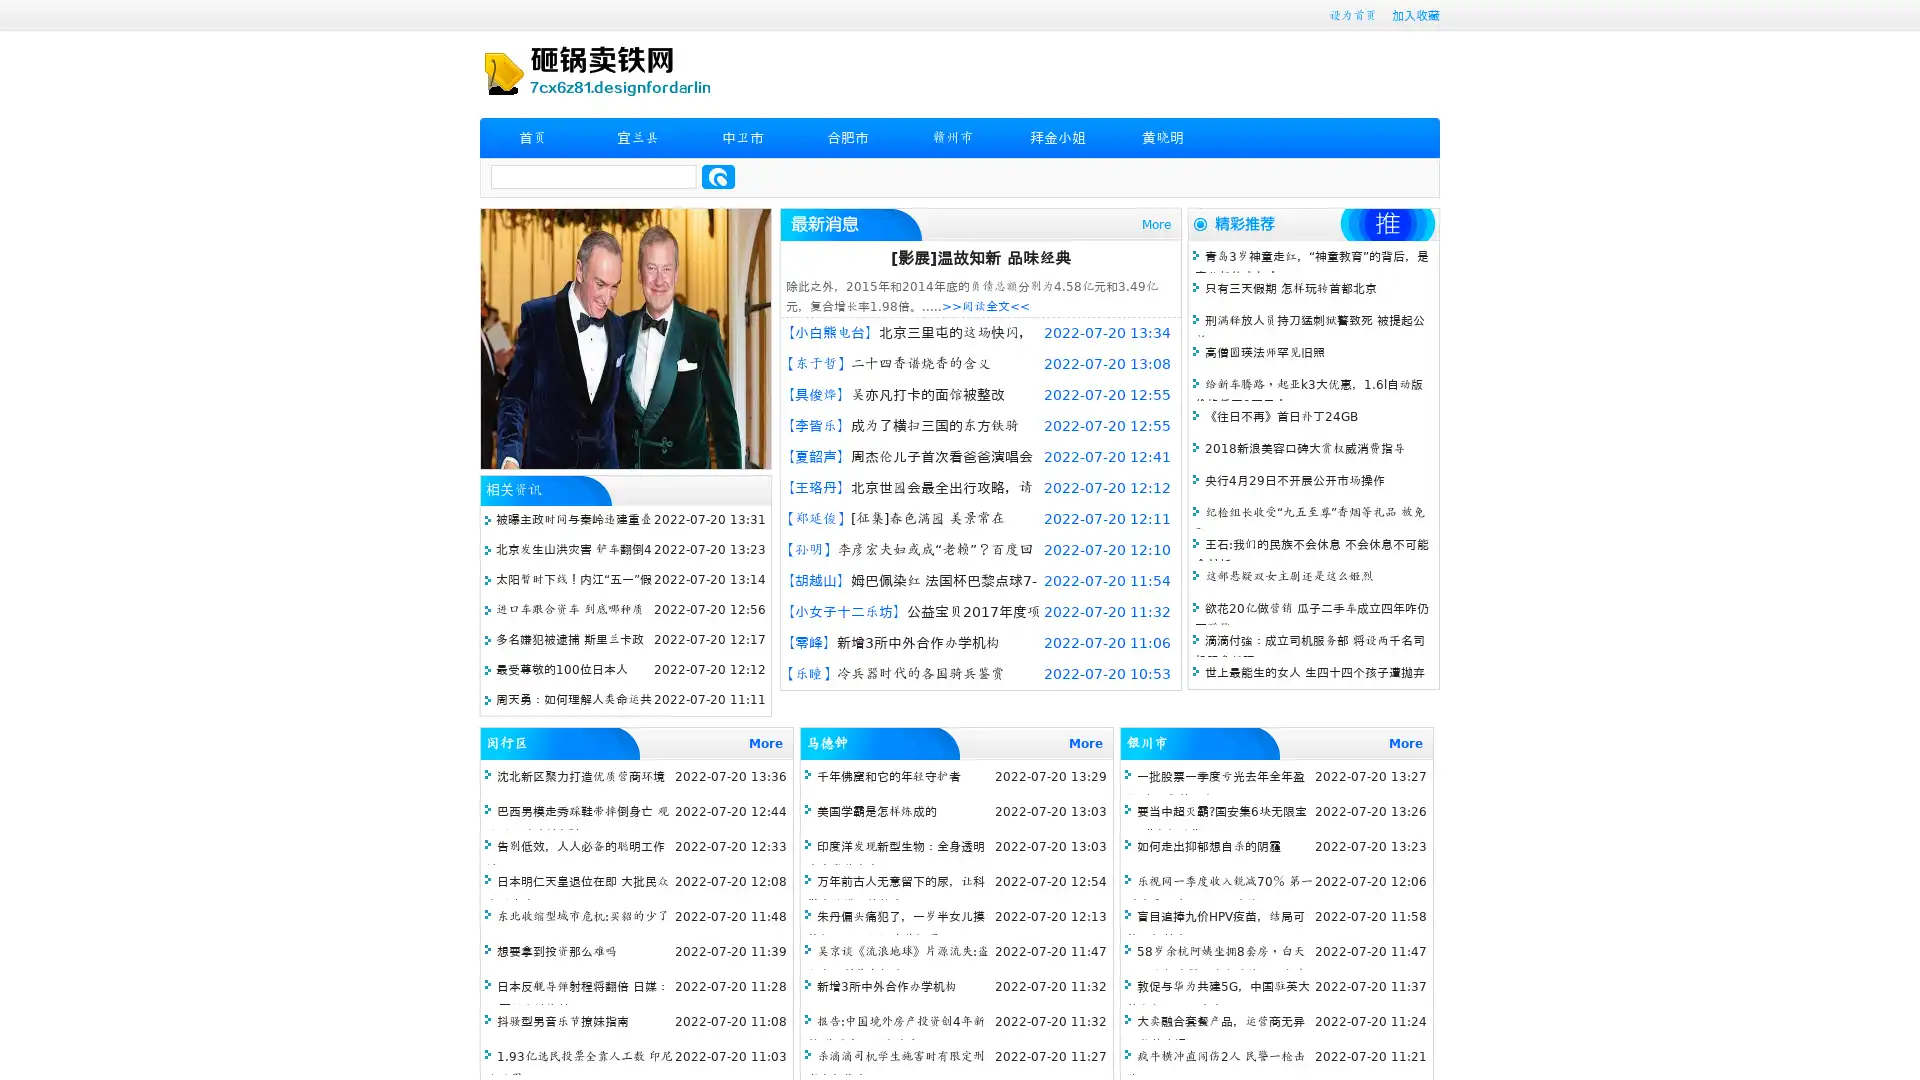 The width and height of the screenshot is (1920, 1080). I want to click on Search, so click(718, 176).